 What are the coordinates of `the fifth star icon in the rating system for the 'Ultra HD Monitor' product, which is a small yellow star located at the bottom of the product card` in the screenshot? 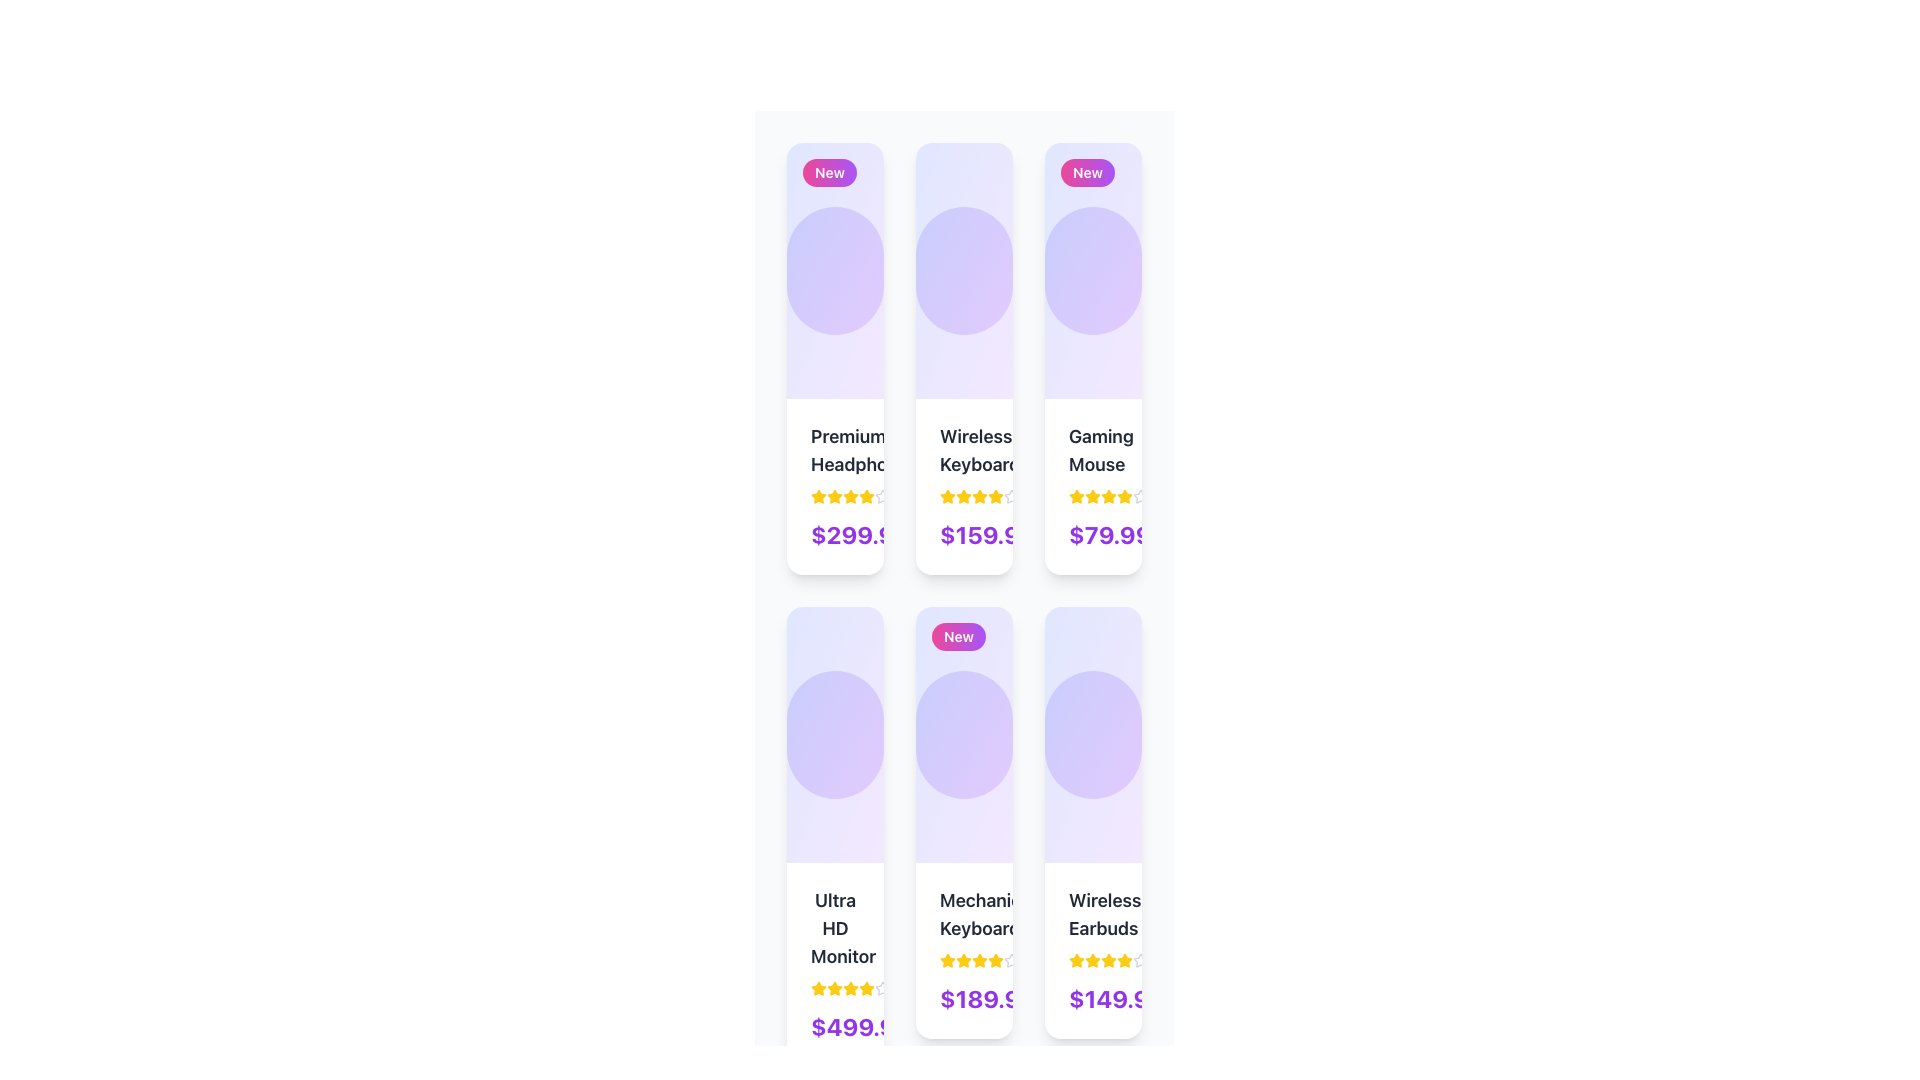 It's located at (867, 987).